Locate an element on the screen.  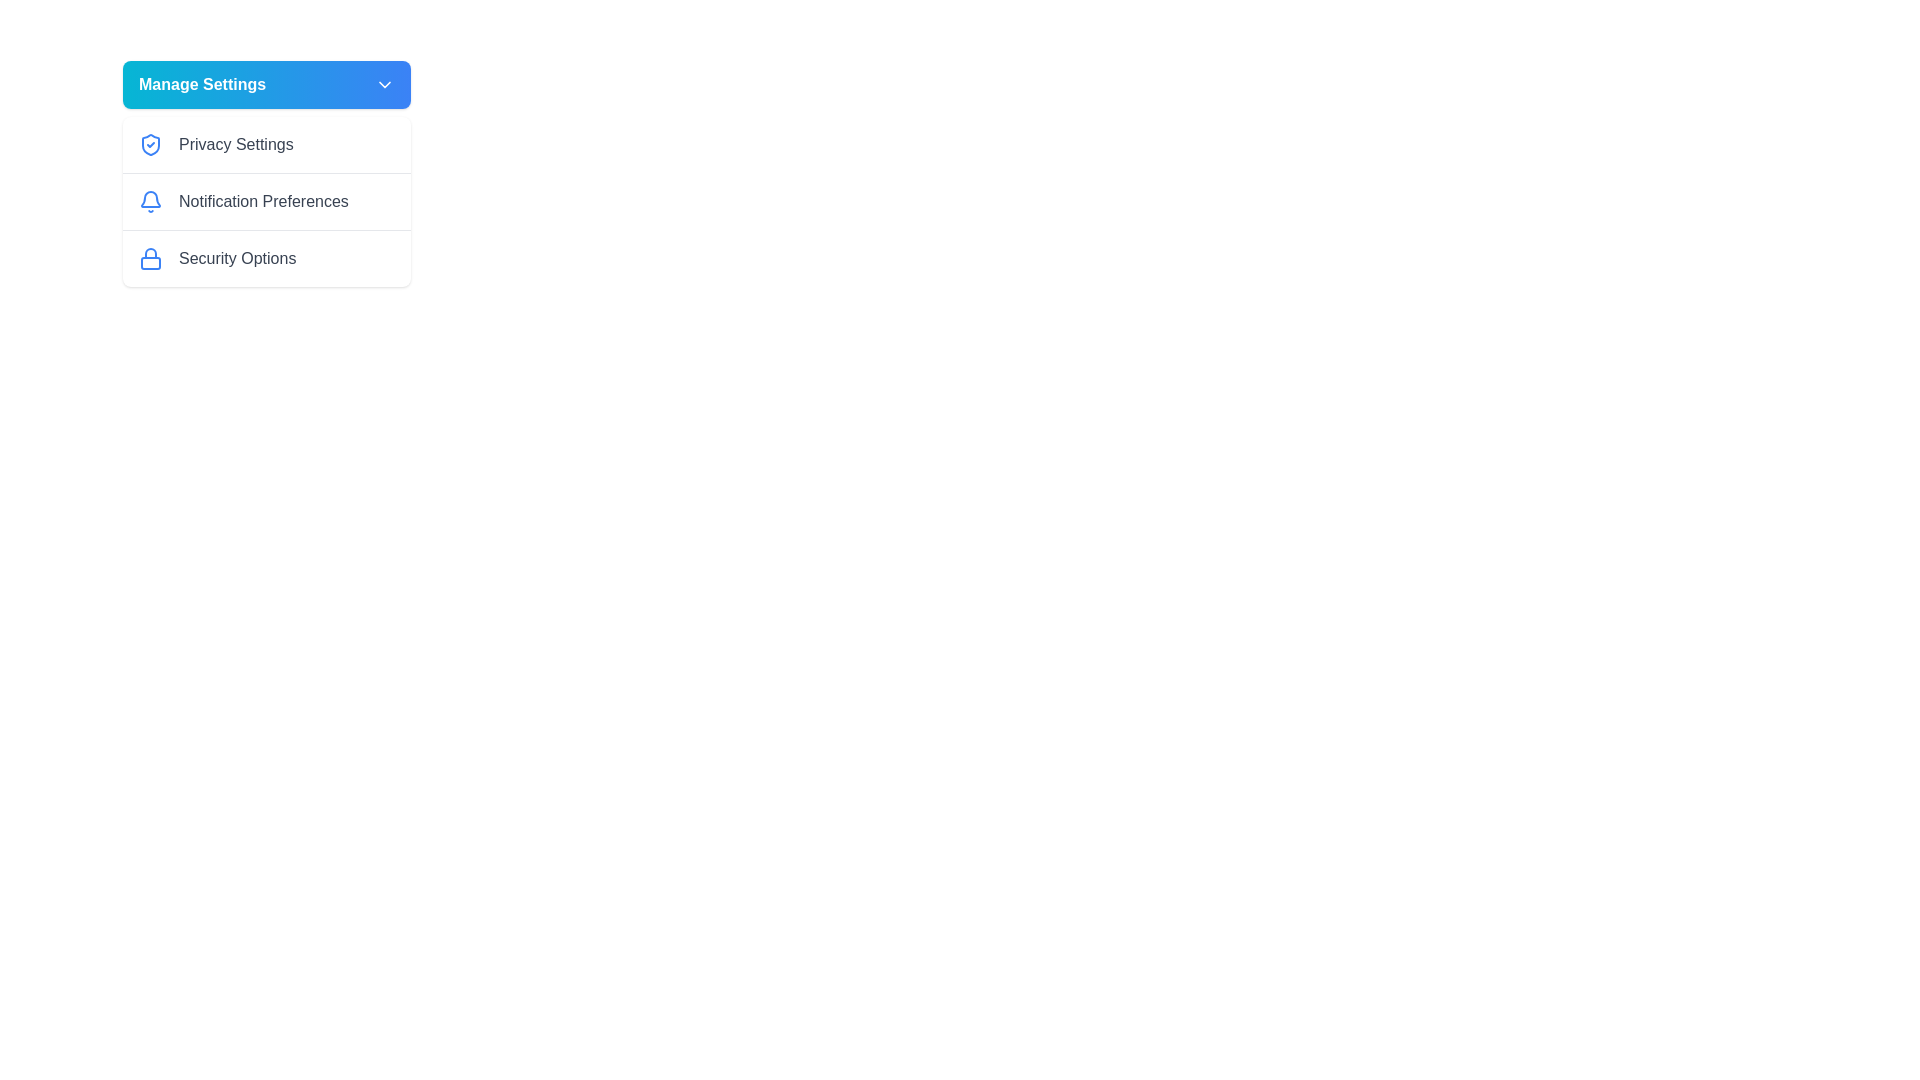
the security icon located to the left of the text 'Security Options' within the 'Manage Settings' section is located at coordinates (149, 257).